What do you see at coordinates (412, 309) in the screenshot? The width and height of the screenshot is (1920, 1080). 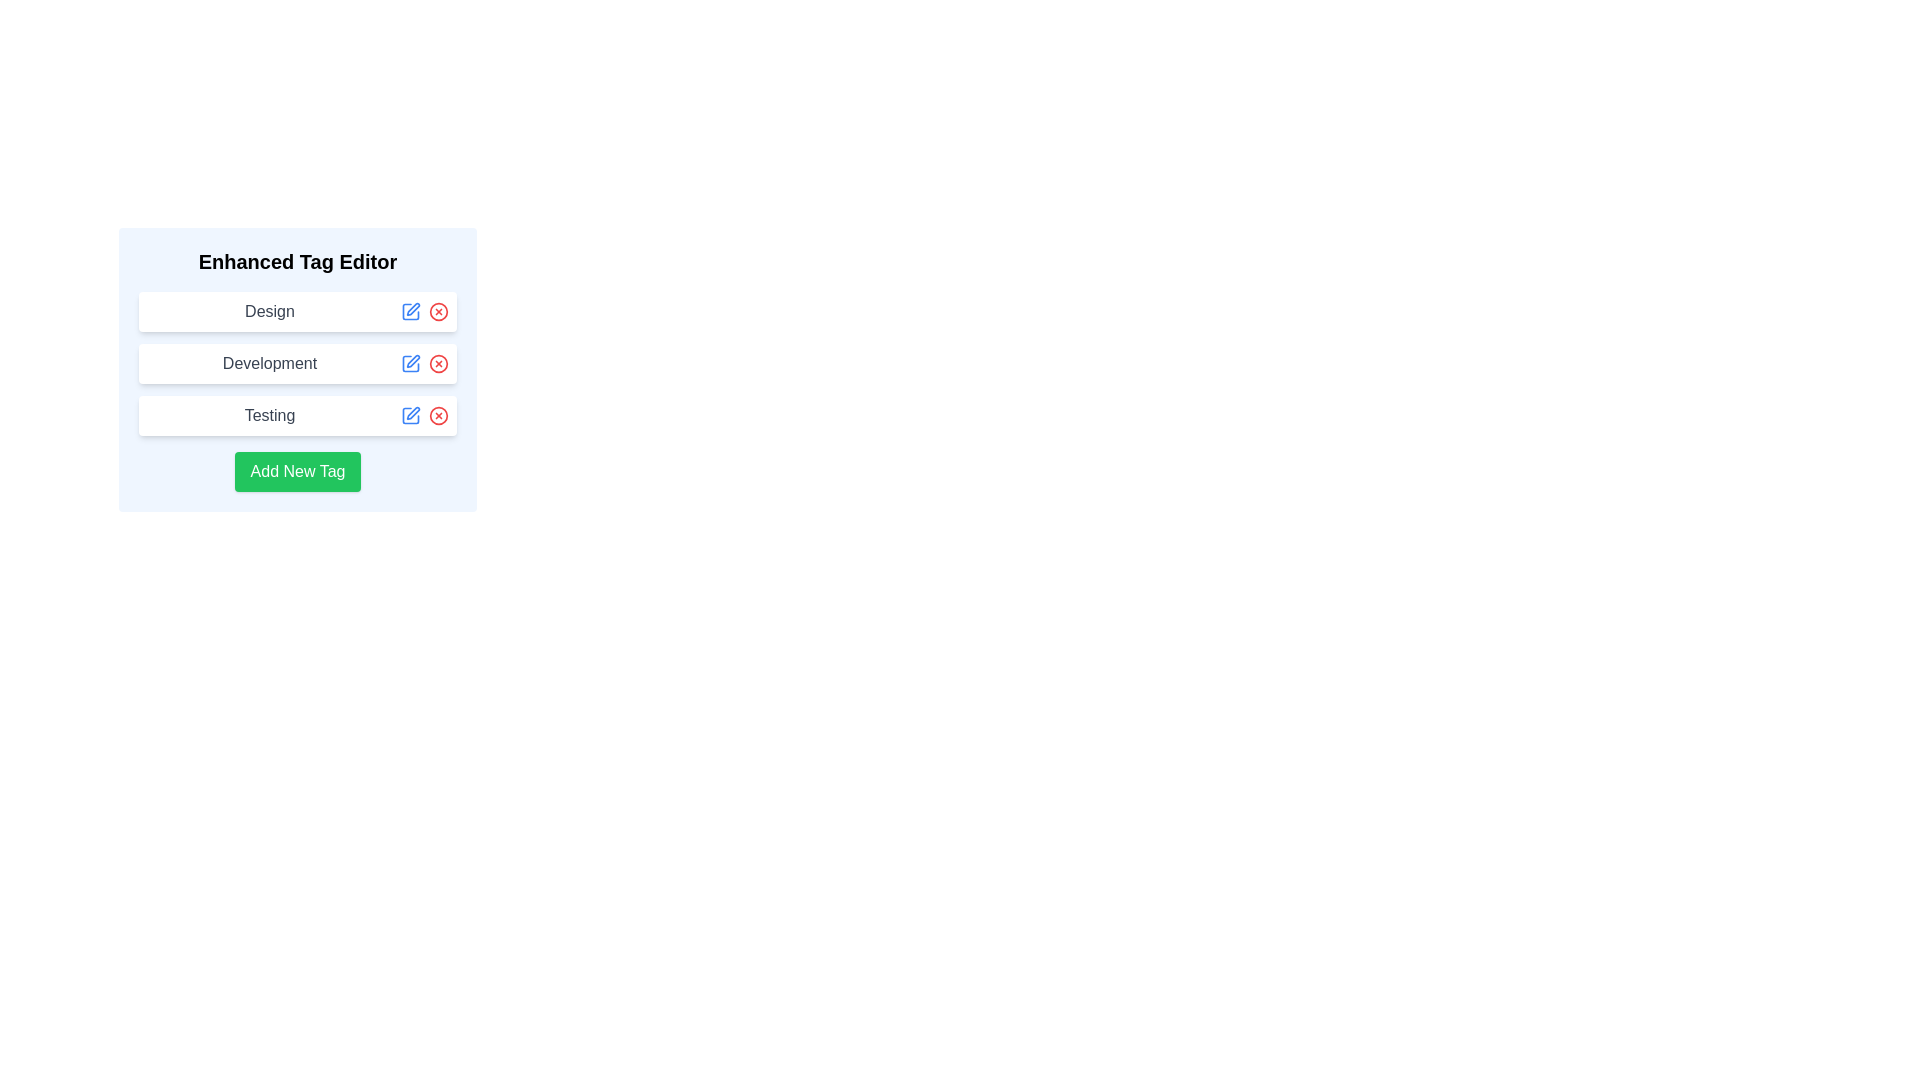 I see `the editing tool icon located to the right of the 'Design' label` at bounding box center [412, 309].